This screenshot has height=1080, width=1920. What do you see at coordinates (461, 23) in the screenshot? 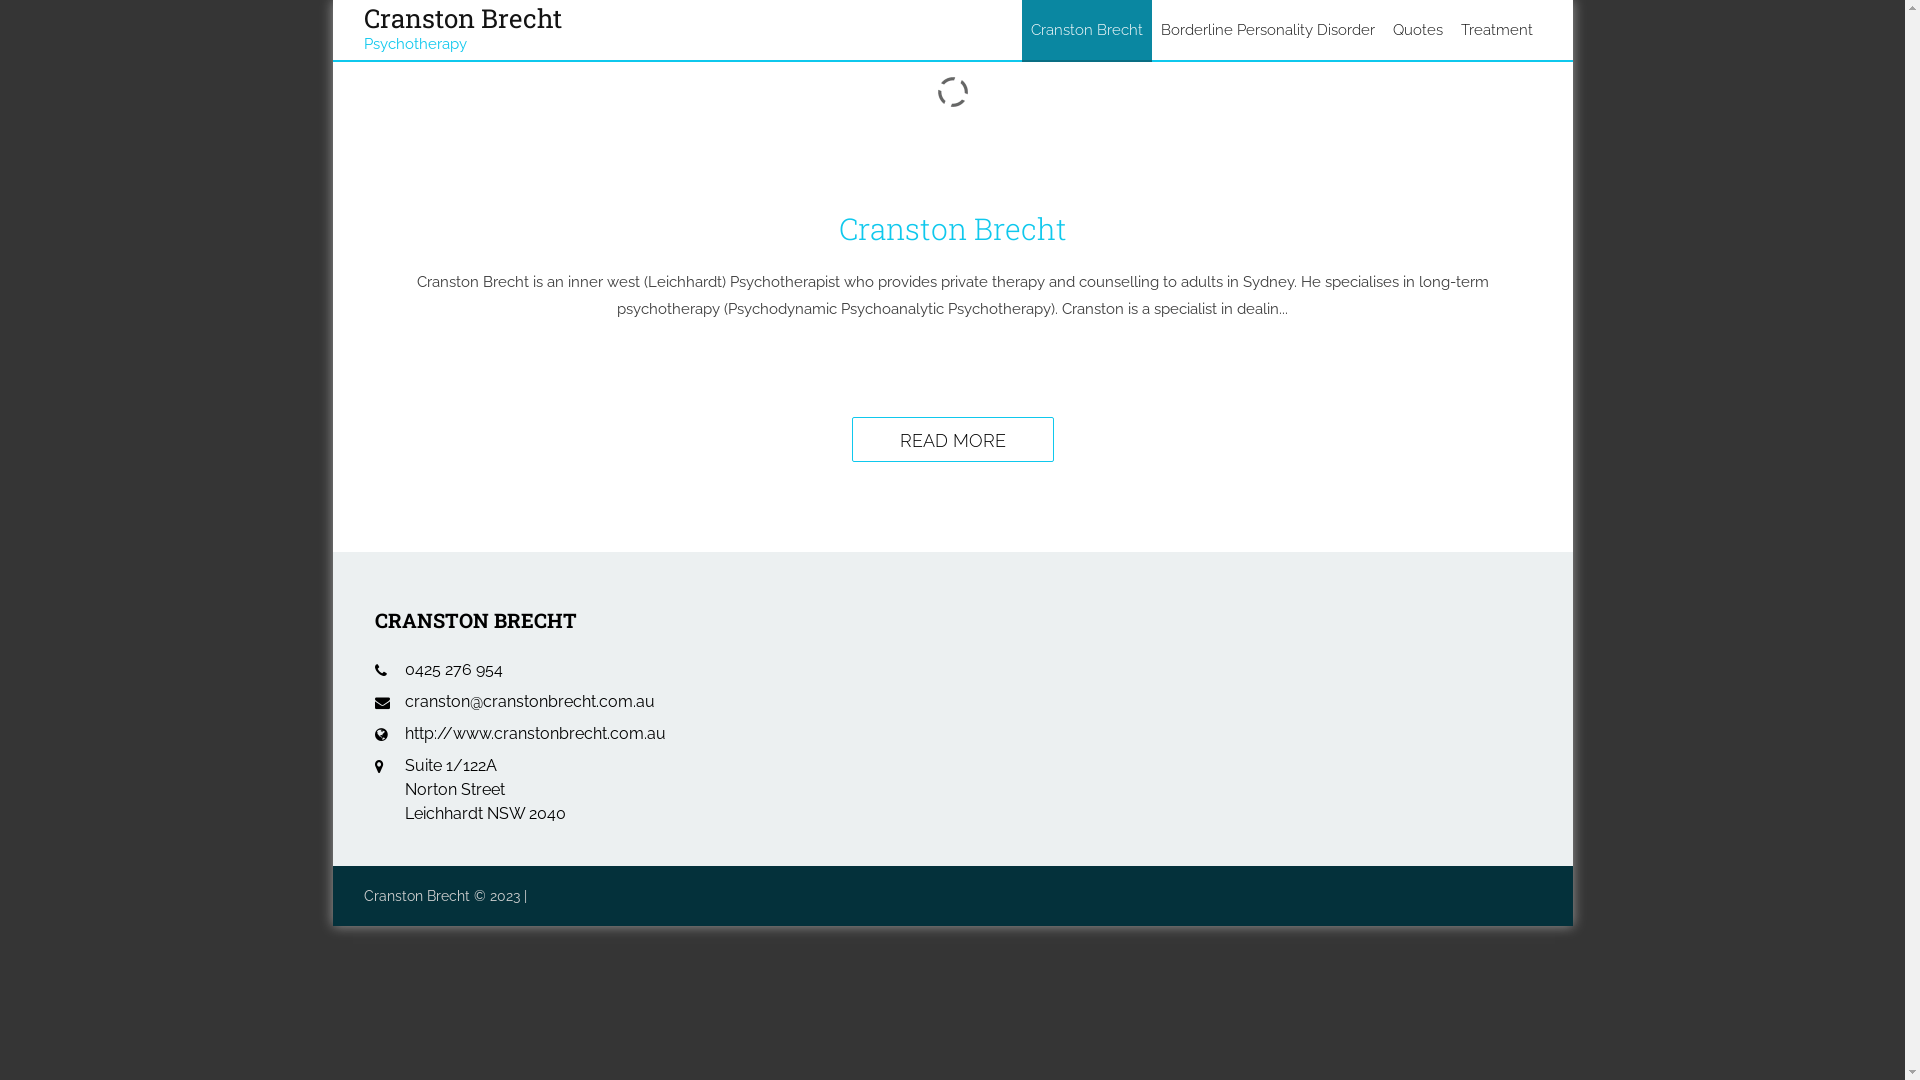
I see `'Cranston Brecht` at bounding box center [461, 23].